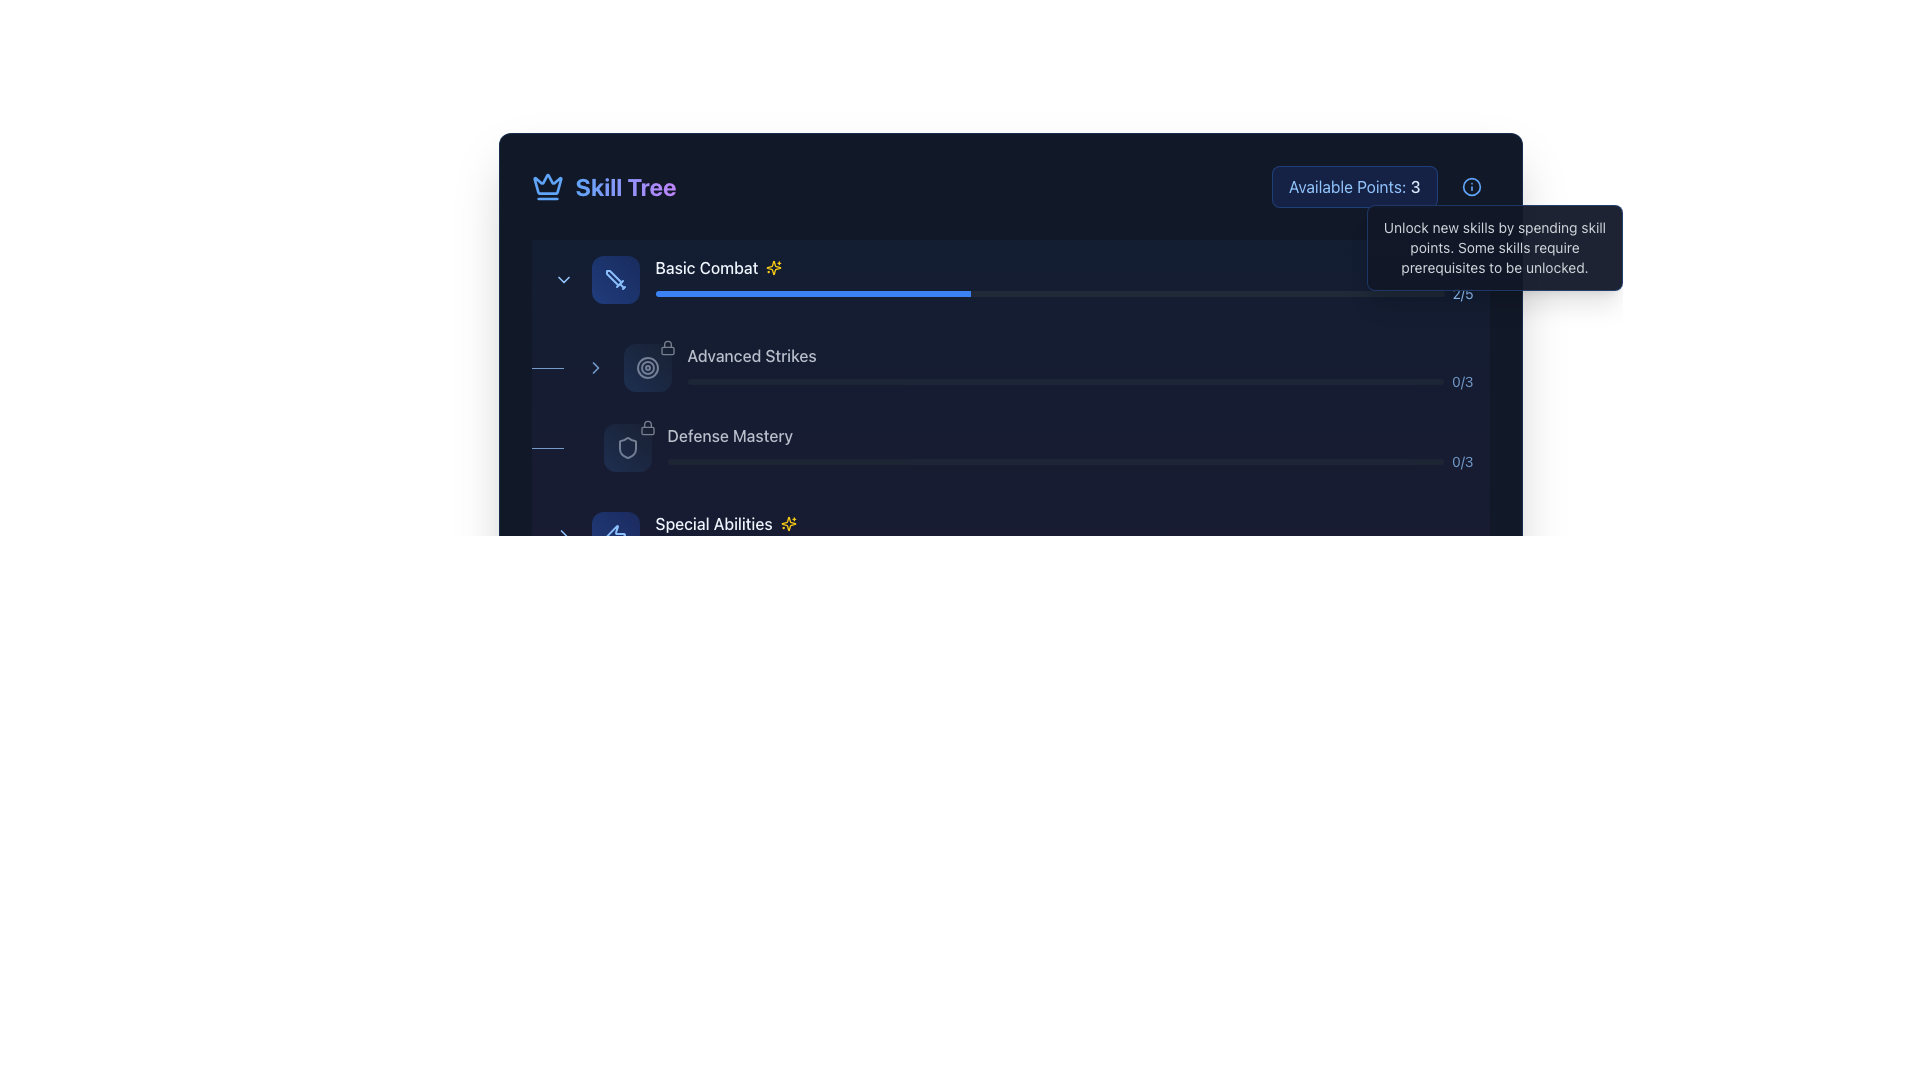  What do you see at coordinates (1471, 186) in the screenshot?
I see `the interactive info icon located to the right of the 'Available Points: 3' text in the top-right corner` at bounding box center [1471, 186].